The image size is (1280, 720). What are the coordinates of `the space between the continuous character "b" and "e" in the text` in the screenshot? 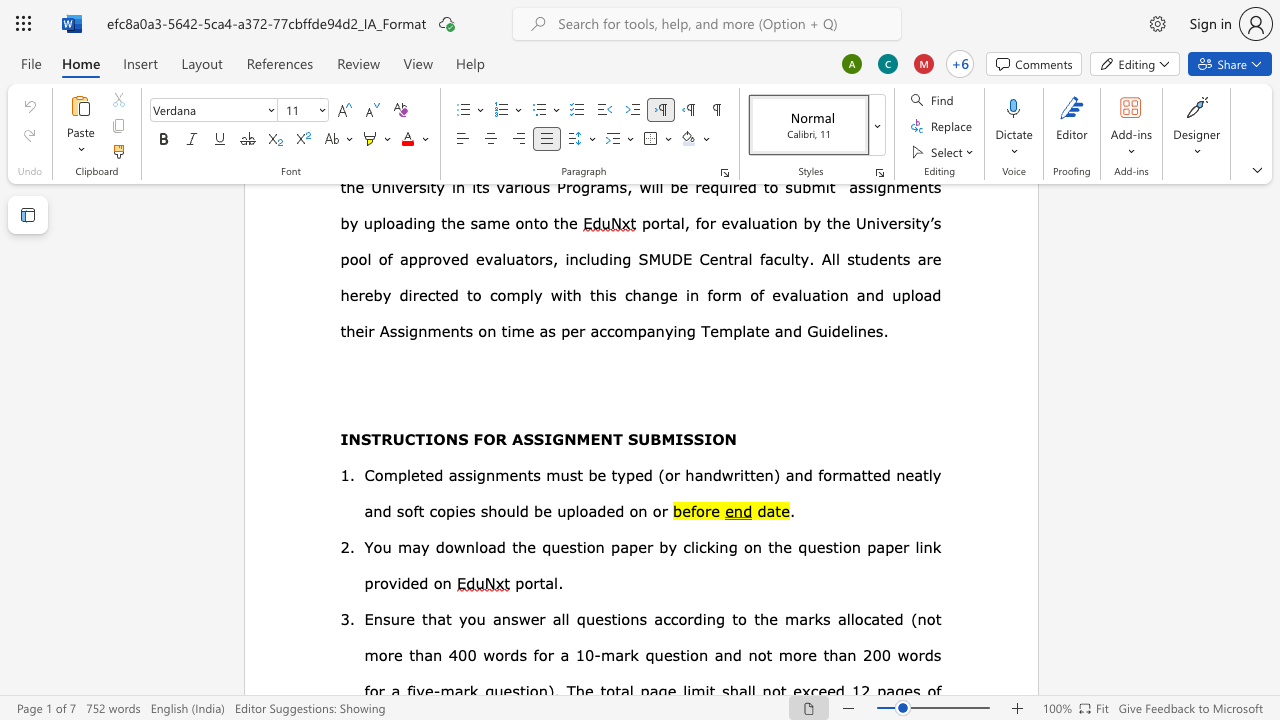 It's located at (596, 474).